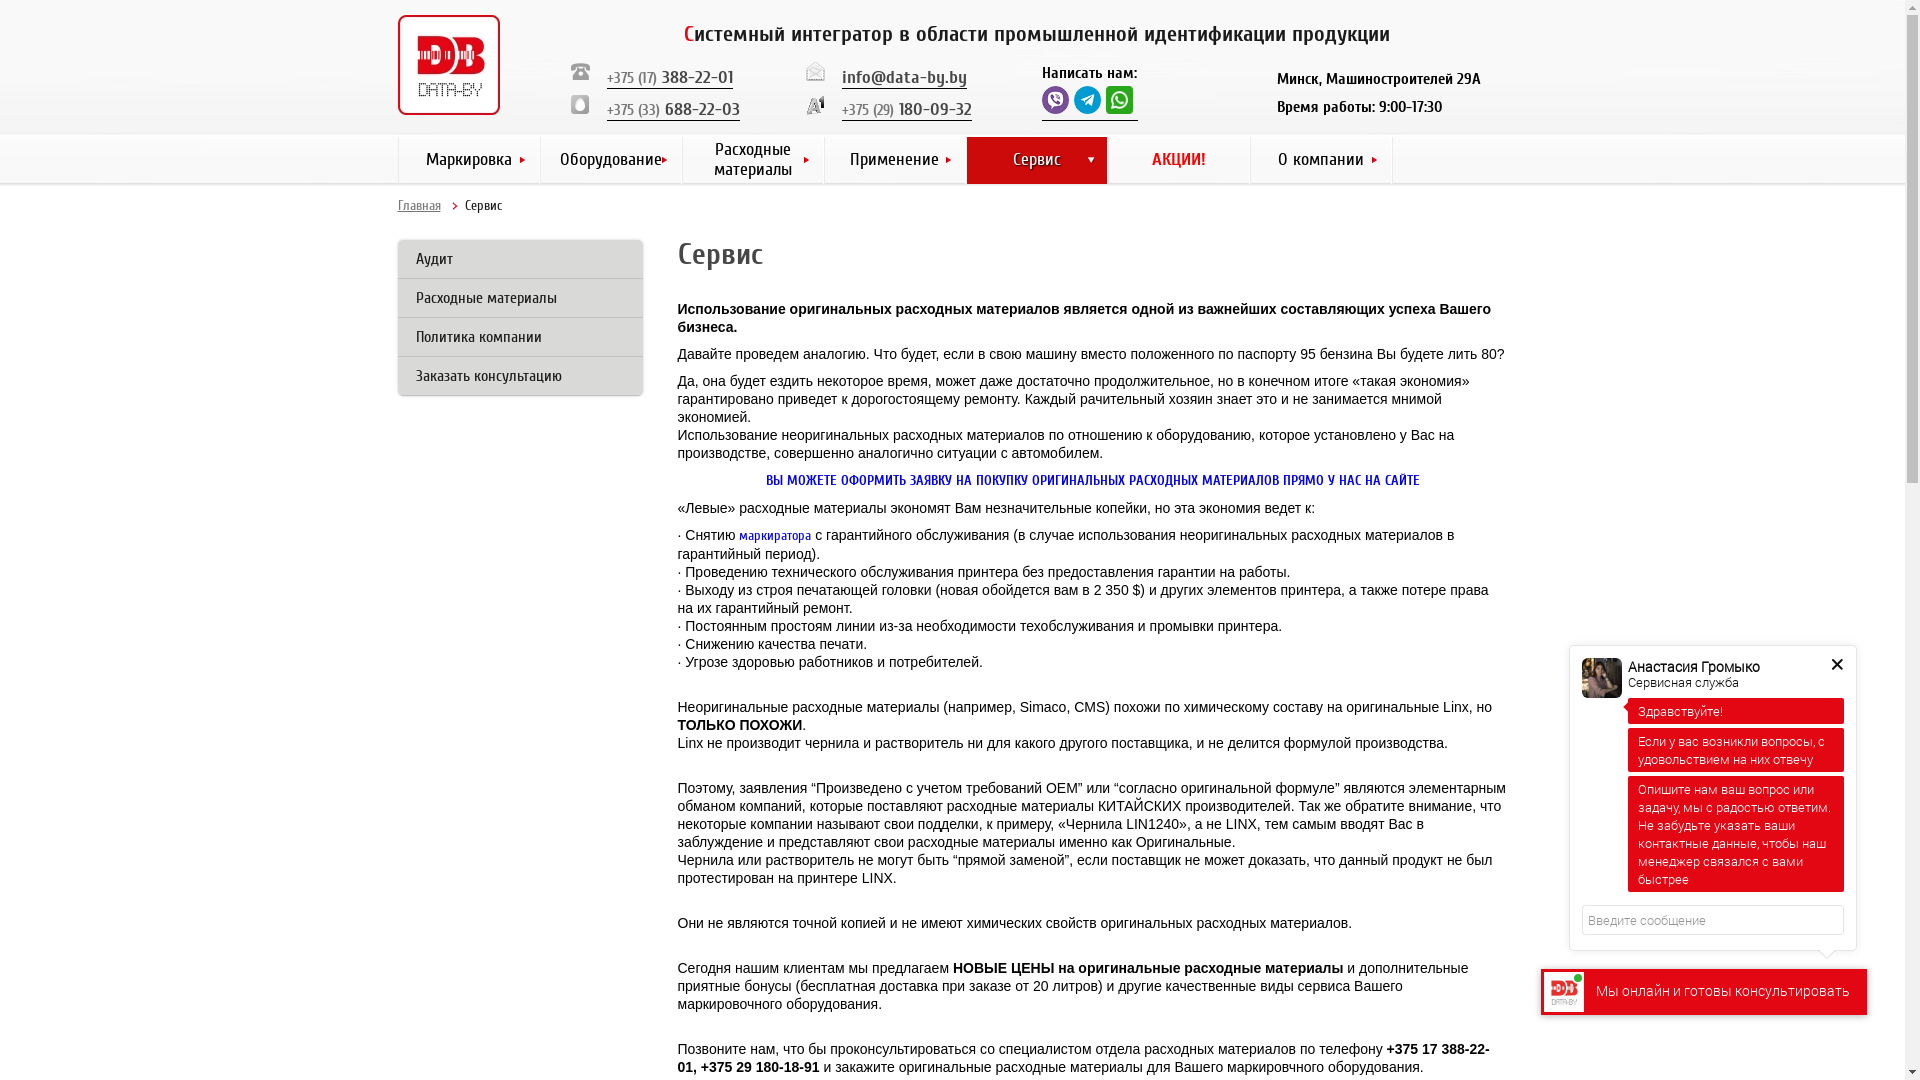 The height and width of the screenshot is (1080, 1920). What do you see at coordinates (903, 76) in the screenshot?
I see `'info@data-by.by'` at bounding box center [903, 76].